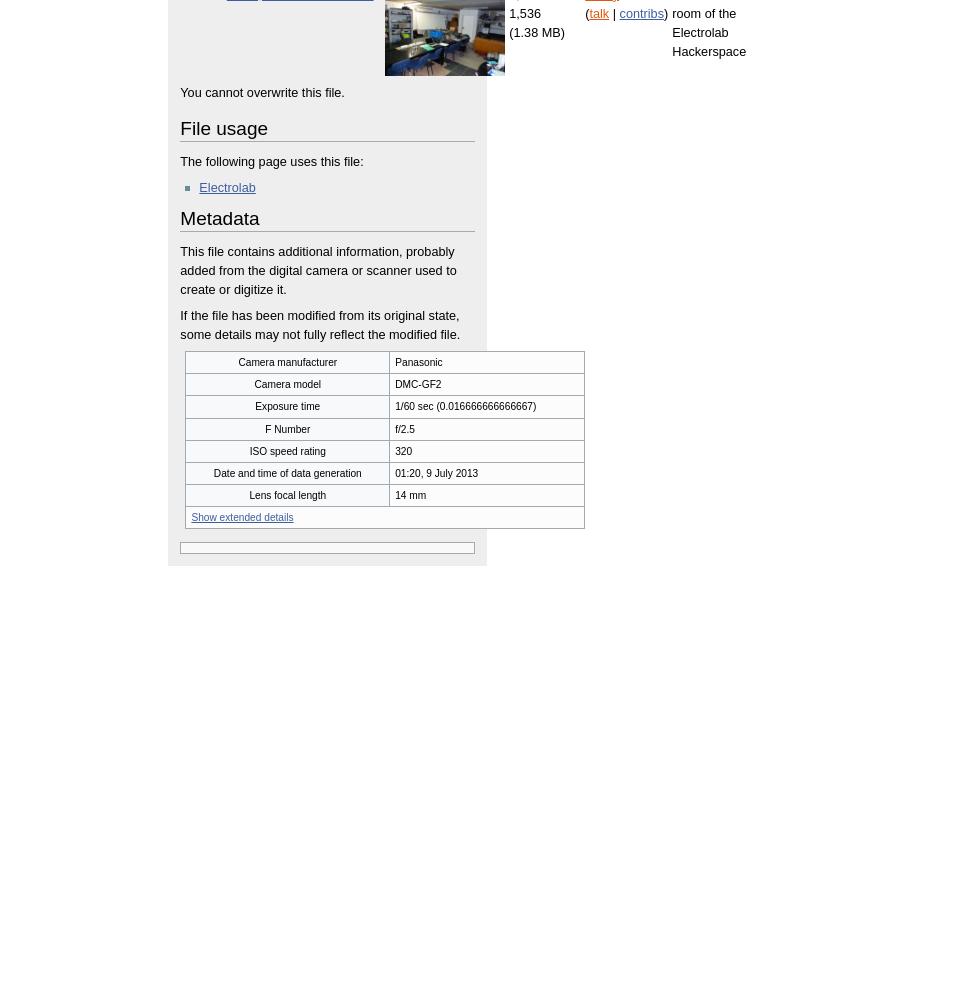 The width and height of the screenshot is (980, 1000). I want to click on '(1.38 MB)', so click(509, 32).